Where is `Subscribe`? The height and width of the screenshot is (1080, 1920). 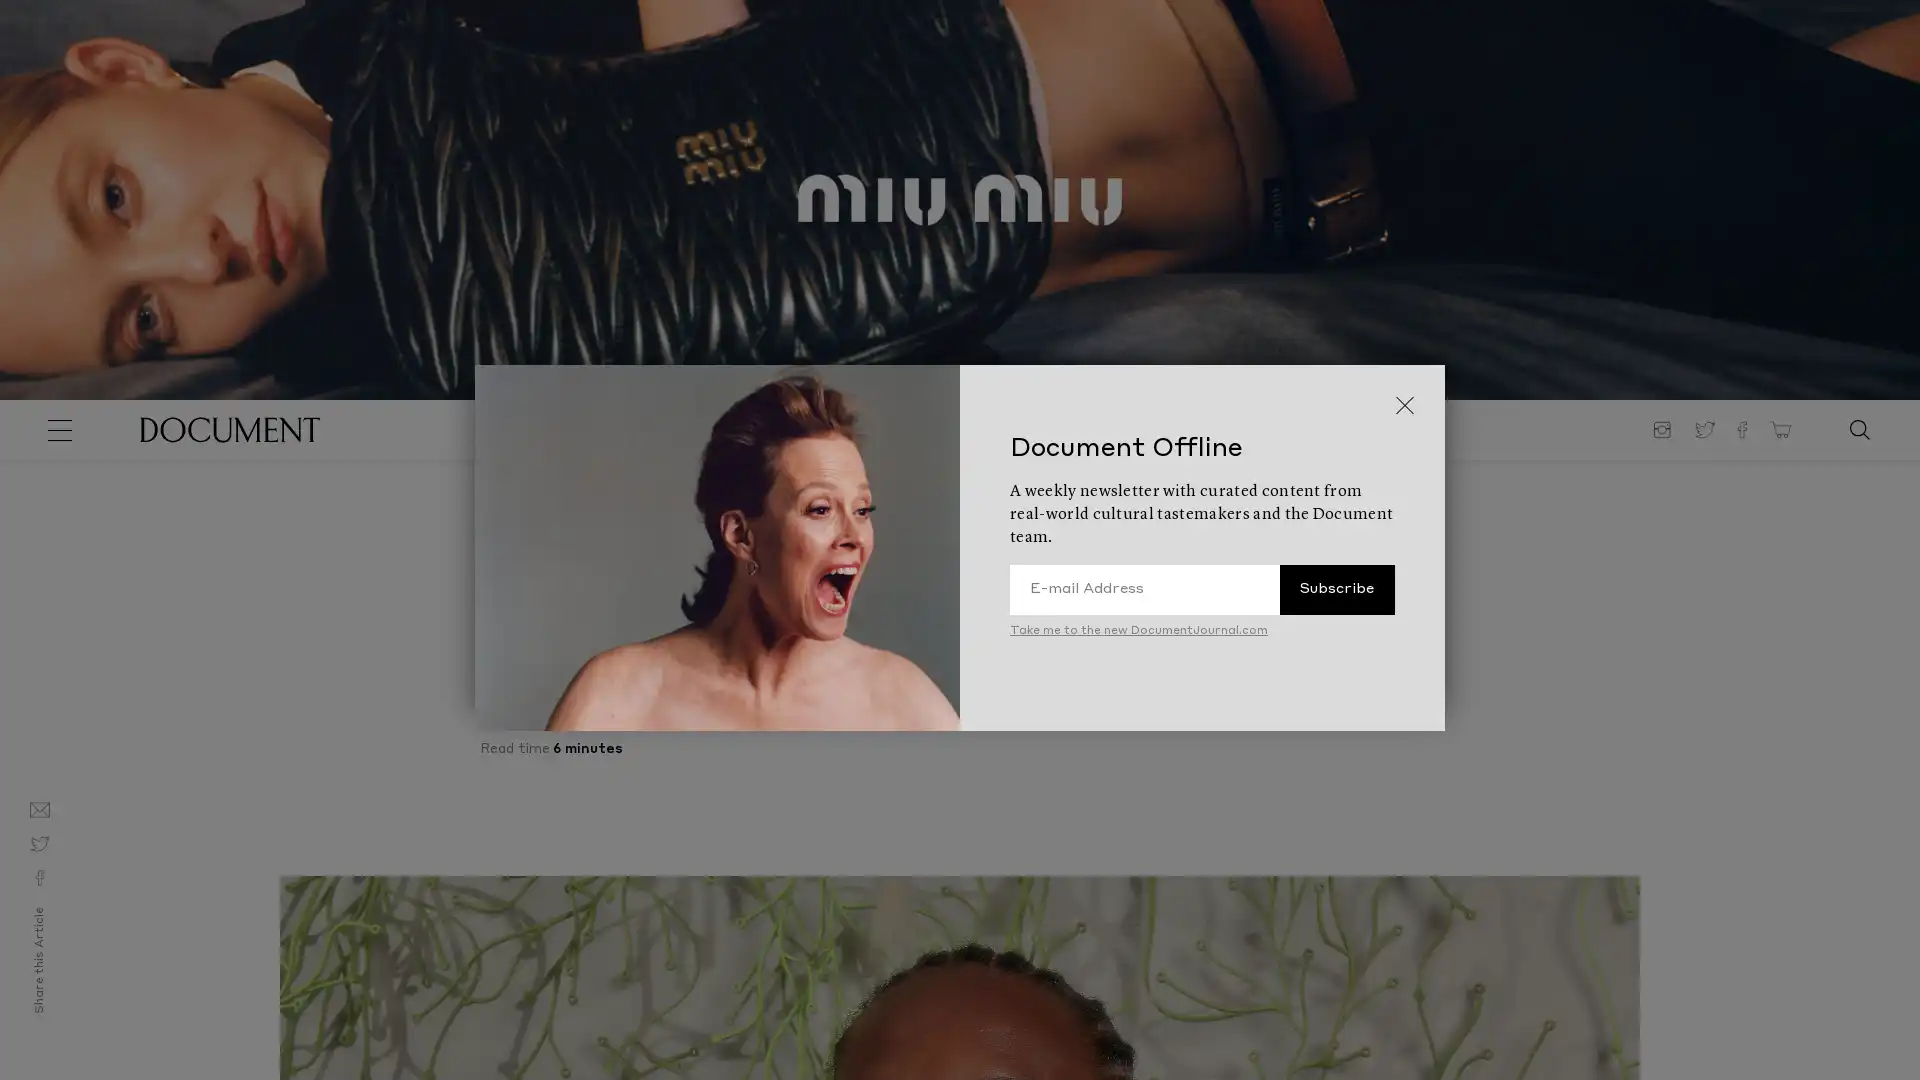
Subscribe is located at coordinates (1337, 588).